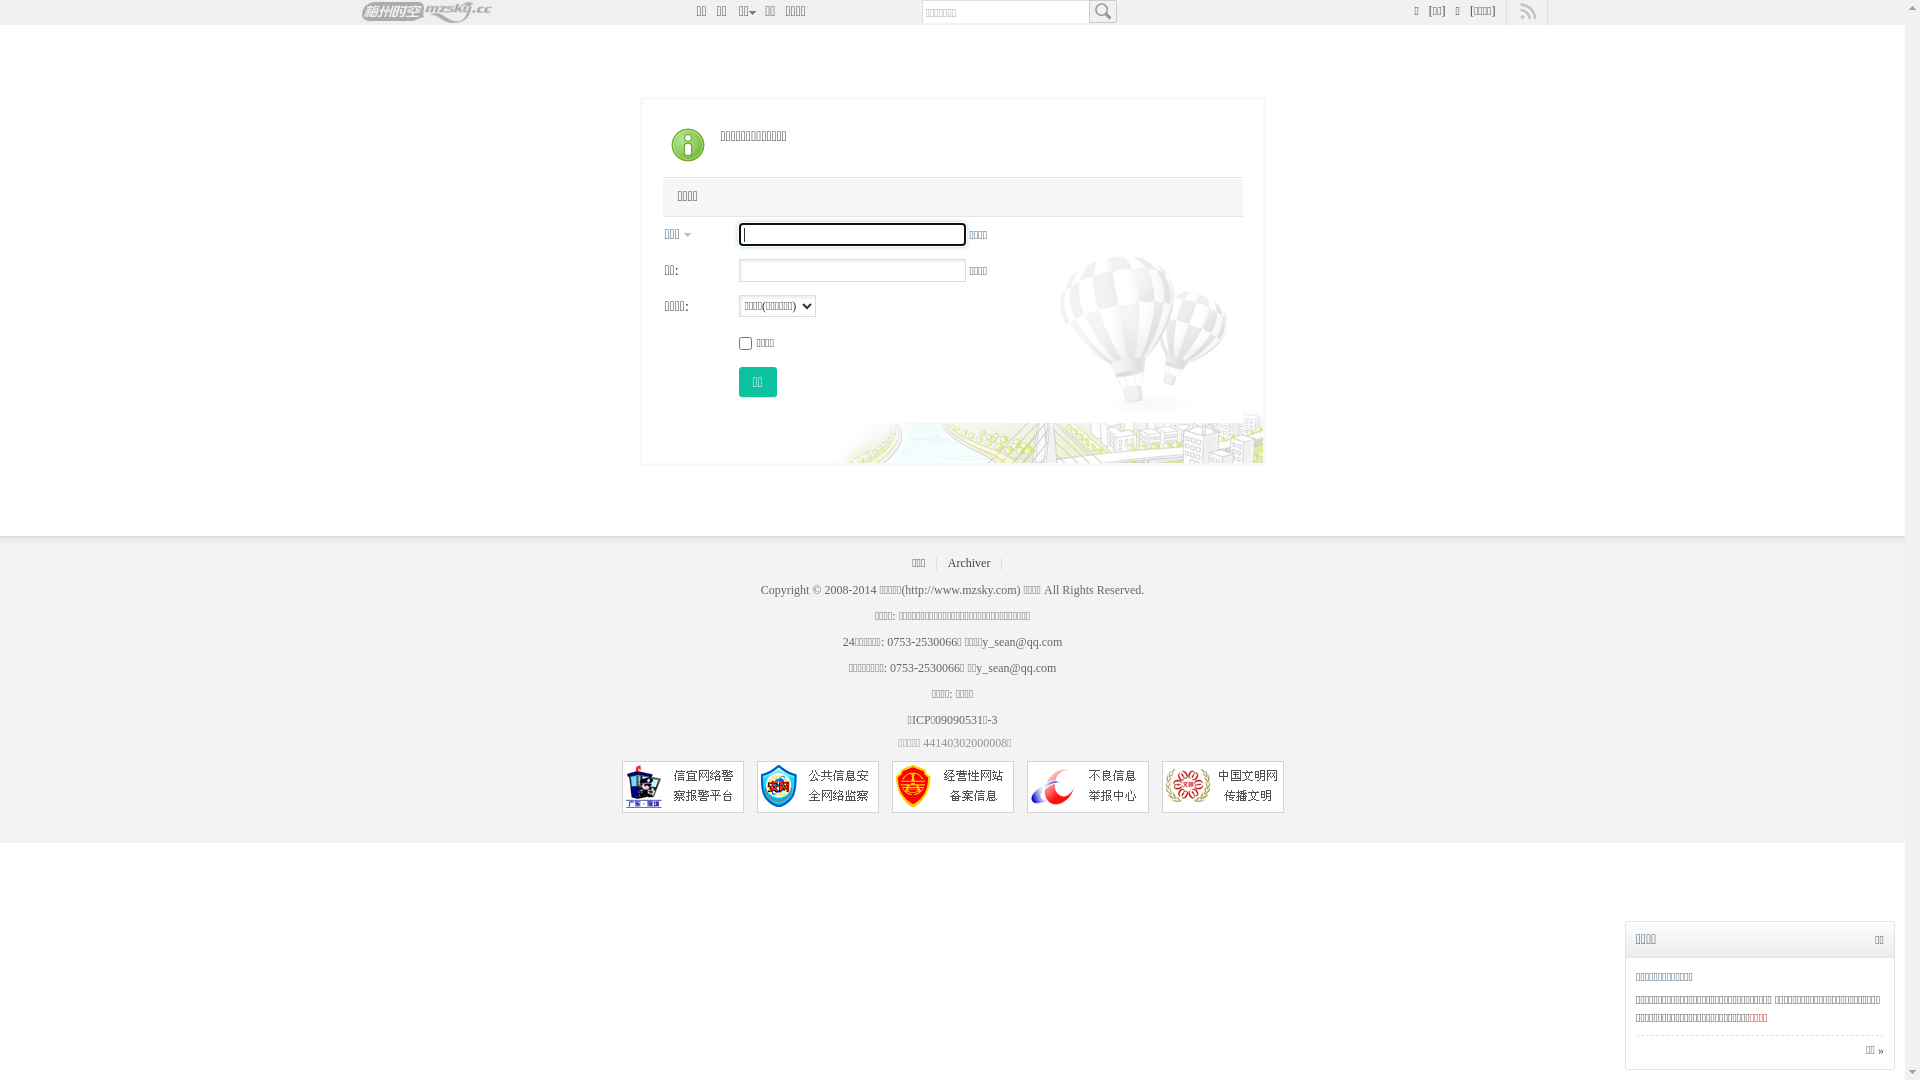 This screenshot has height=1080, width=1920. I want to click on 'Archiver', so click(947, 563).